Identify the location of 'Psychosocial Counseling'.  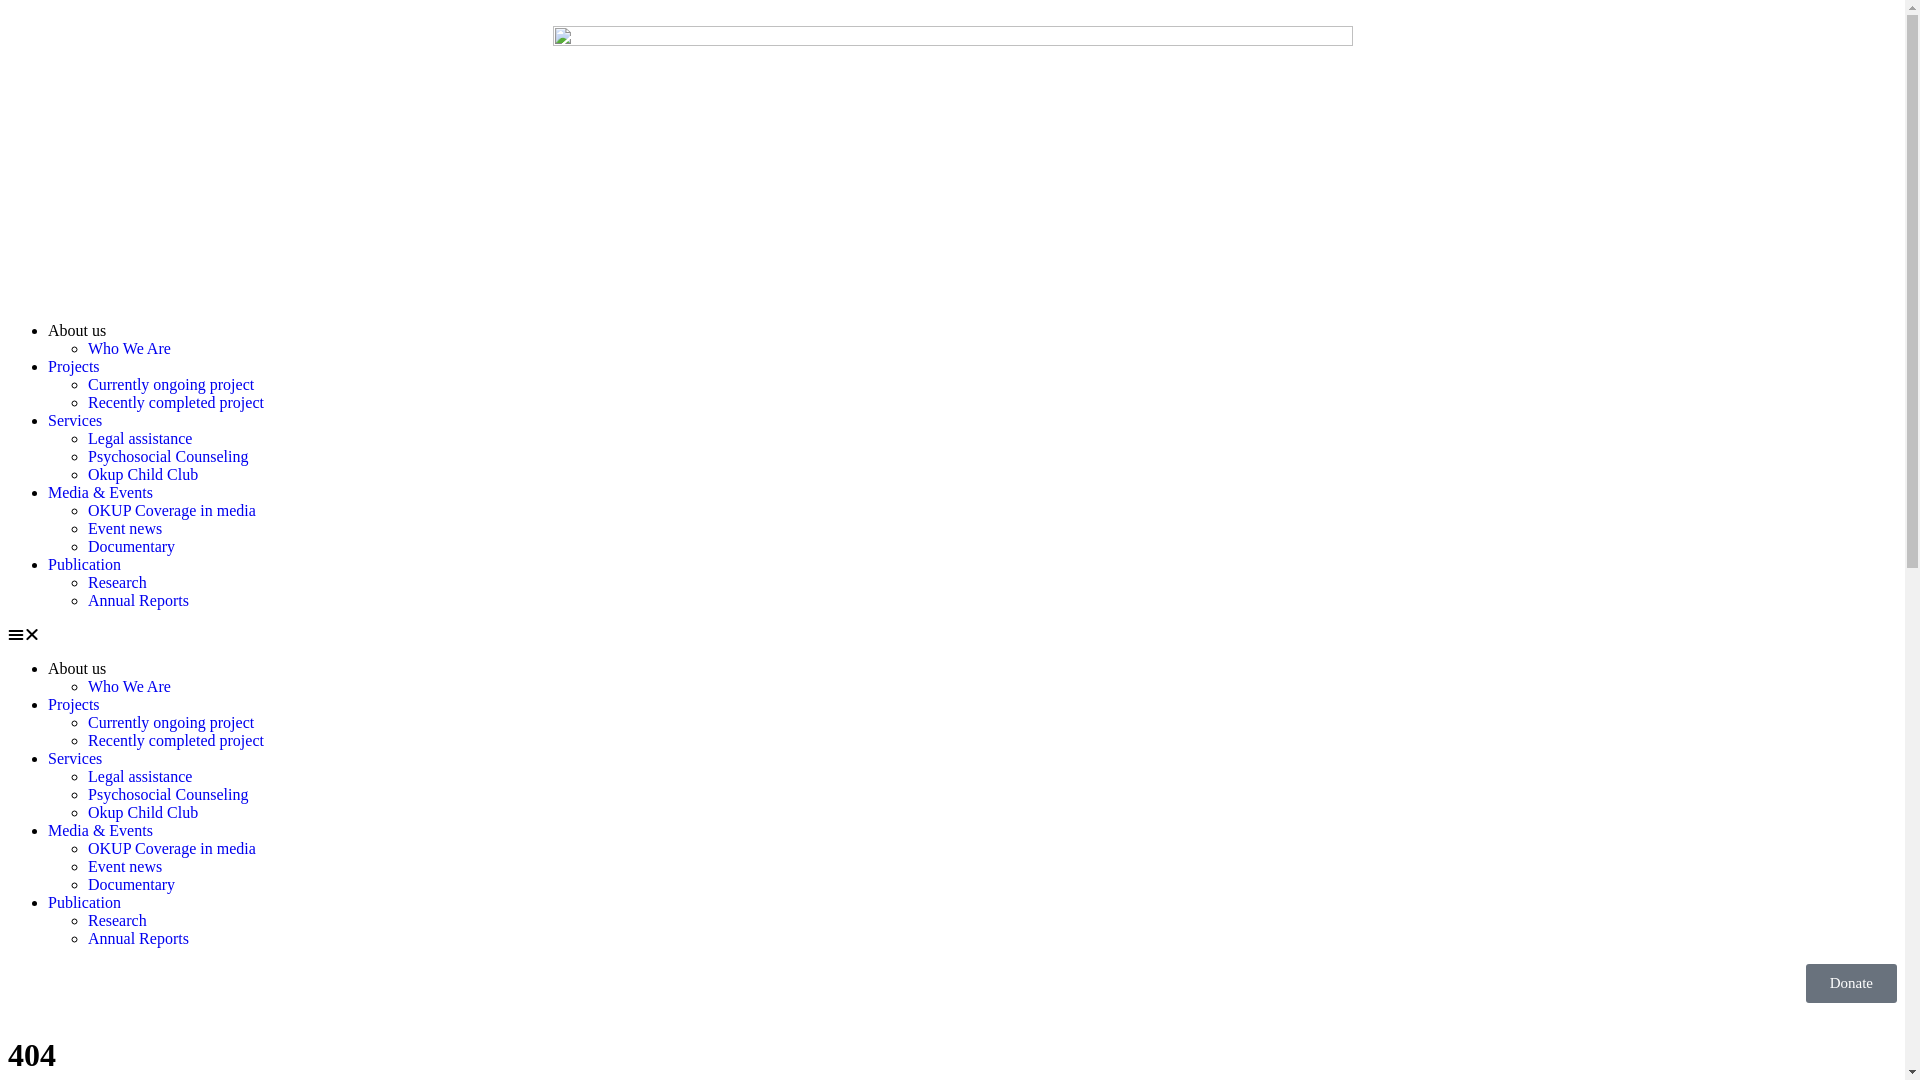
(168, 456).